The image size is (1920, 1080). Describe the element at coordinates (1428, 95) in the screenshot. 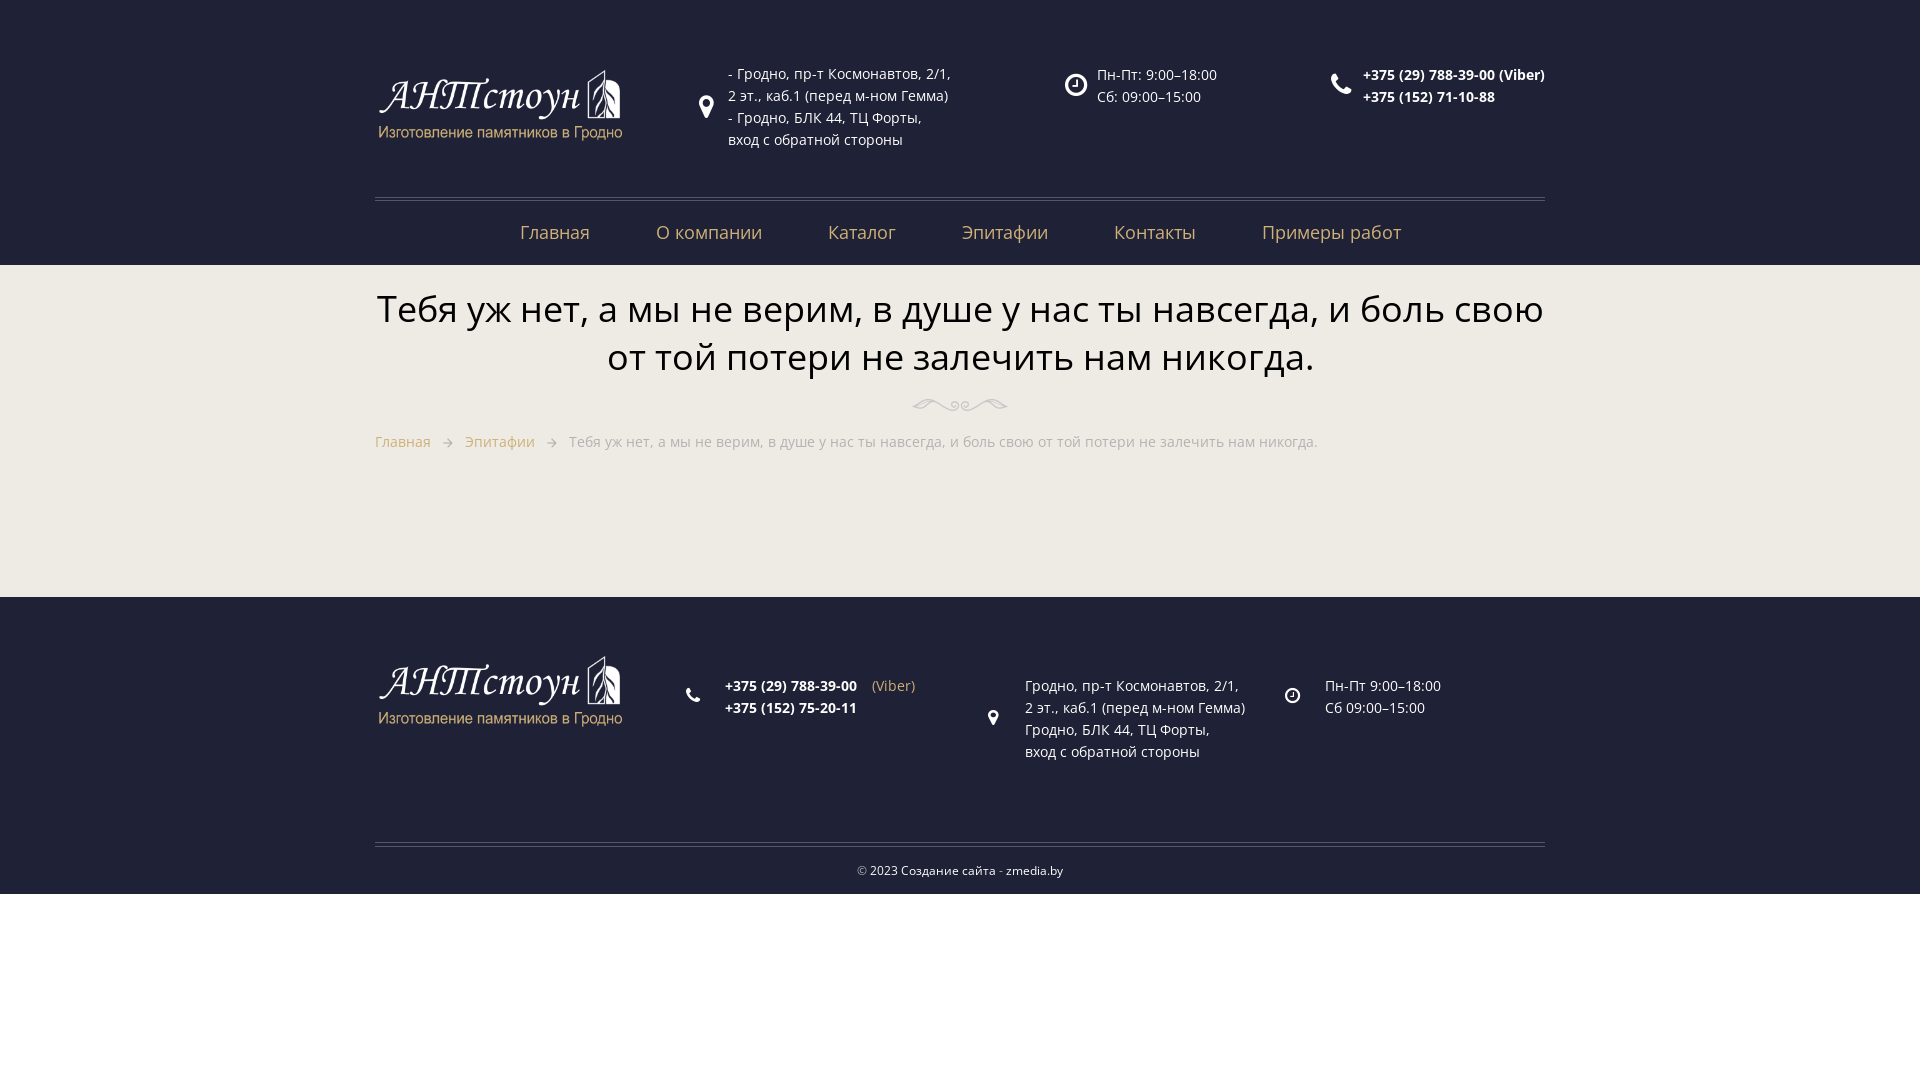

I see `'+375 (152) 71-10-88'` at that location.